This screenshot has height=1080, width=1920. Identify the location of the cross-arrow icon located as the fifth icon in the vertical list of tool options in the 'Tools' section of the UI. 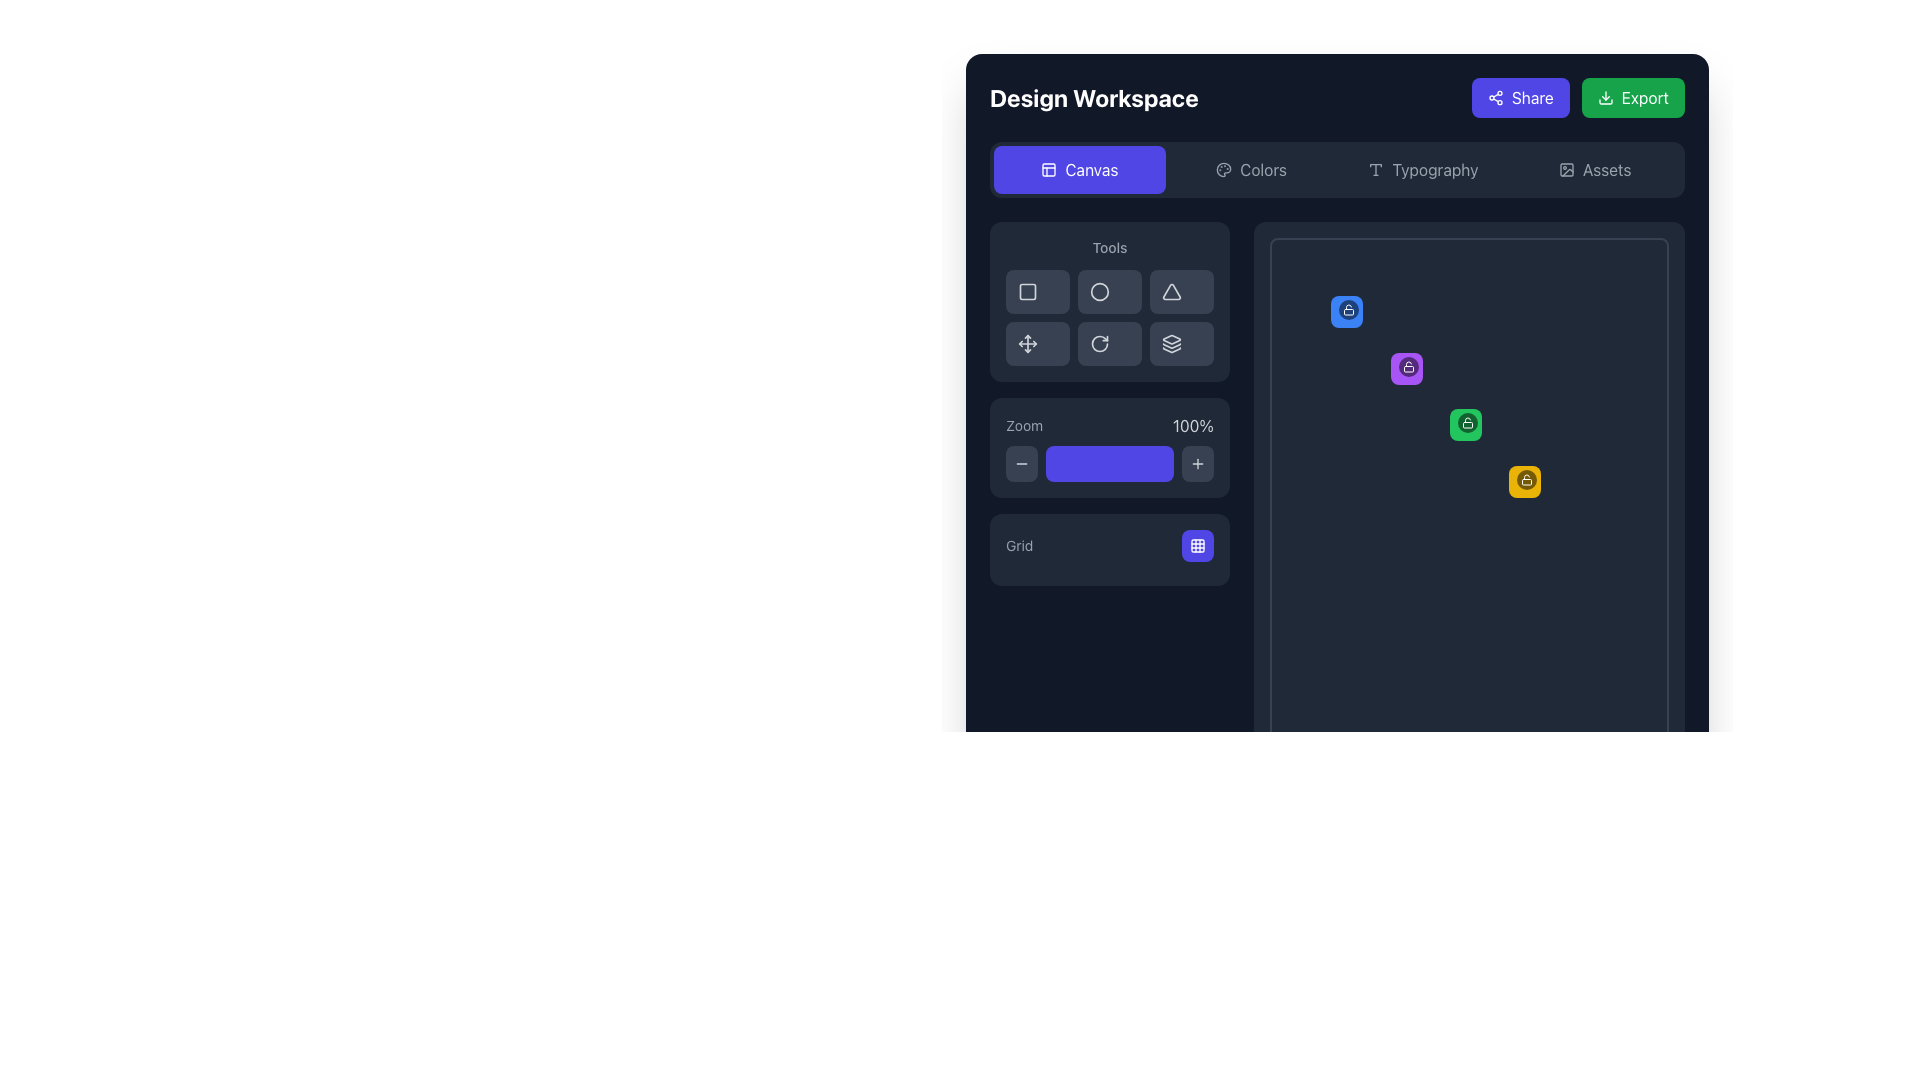
(1027, 342).